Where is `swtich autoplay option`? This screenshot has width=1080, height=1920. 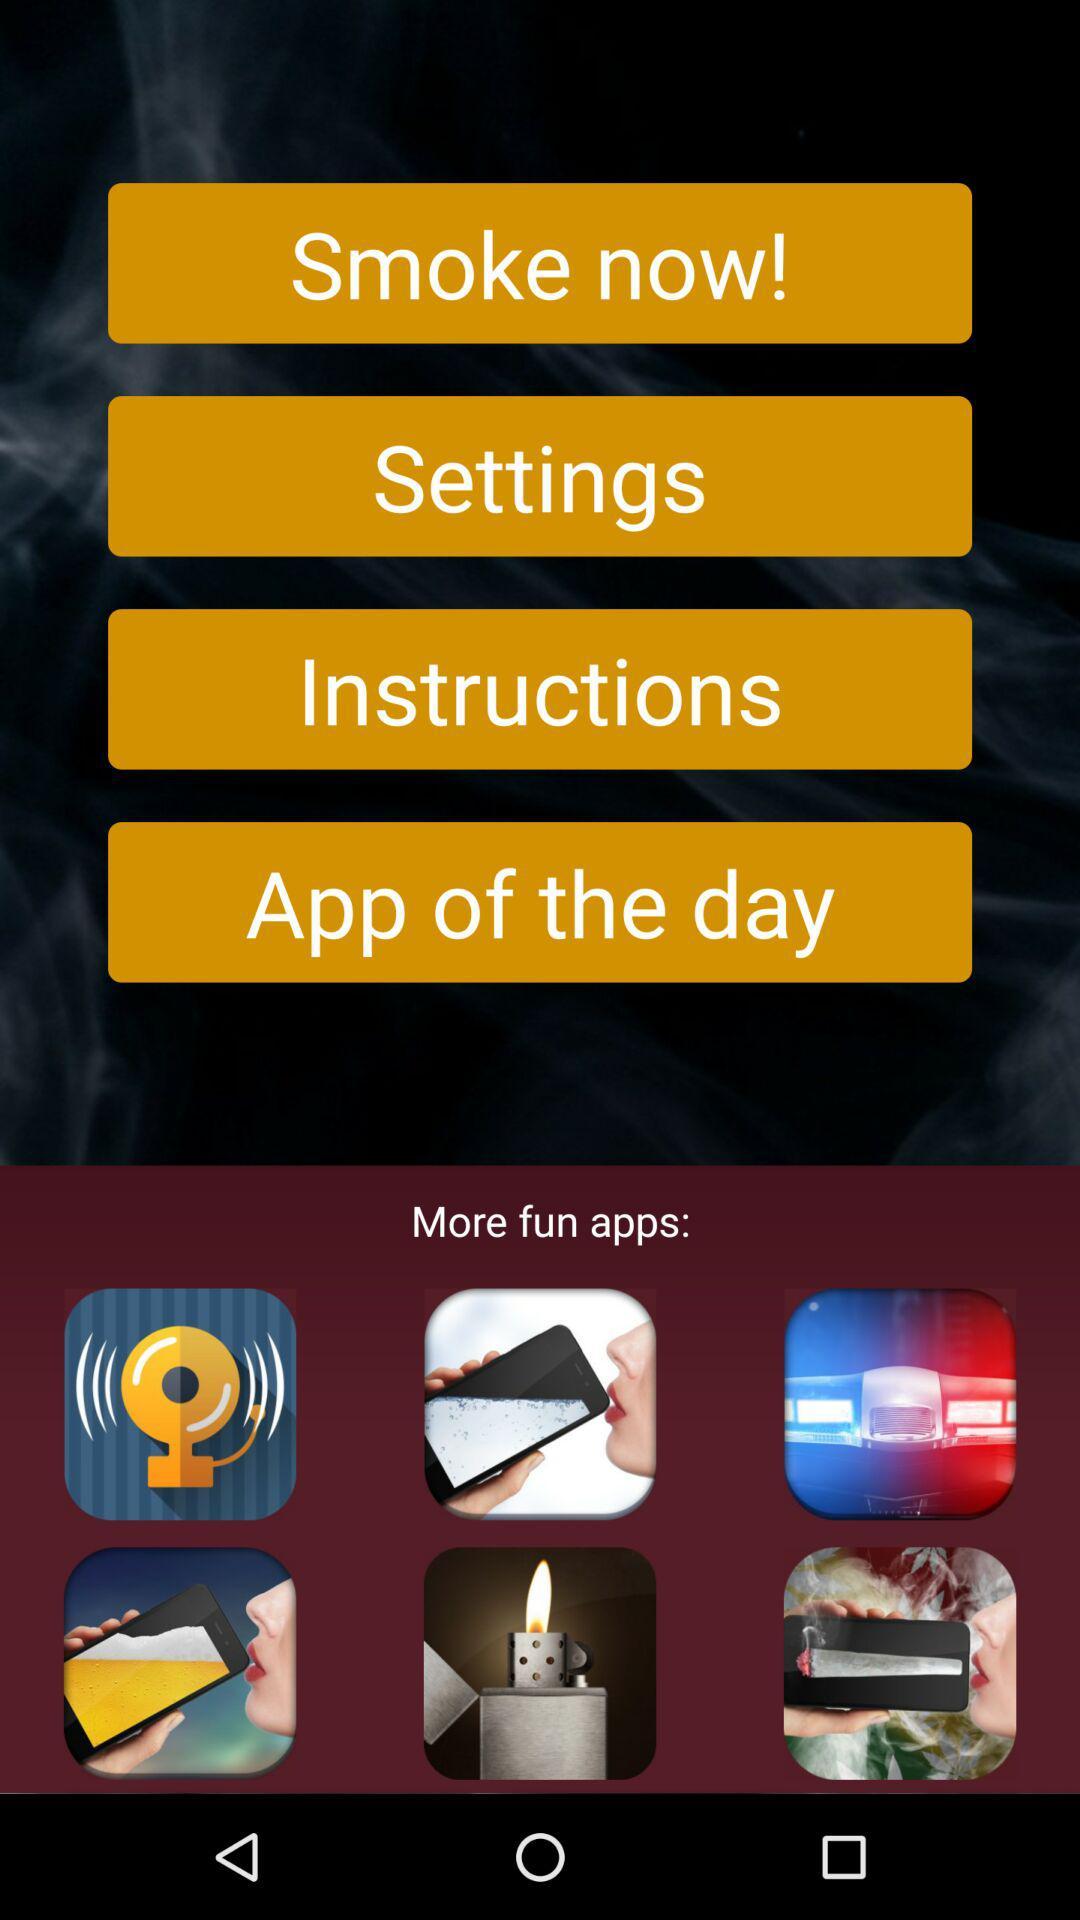 swtich autoplay option is located at coordinates (180, 1403).